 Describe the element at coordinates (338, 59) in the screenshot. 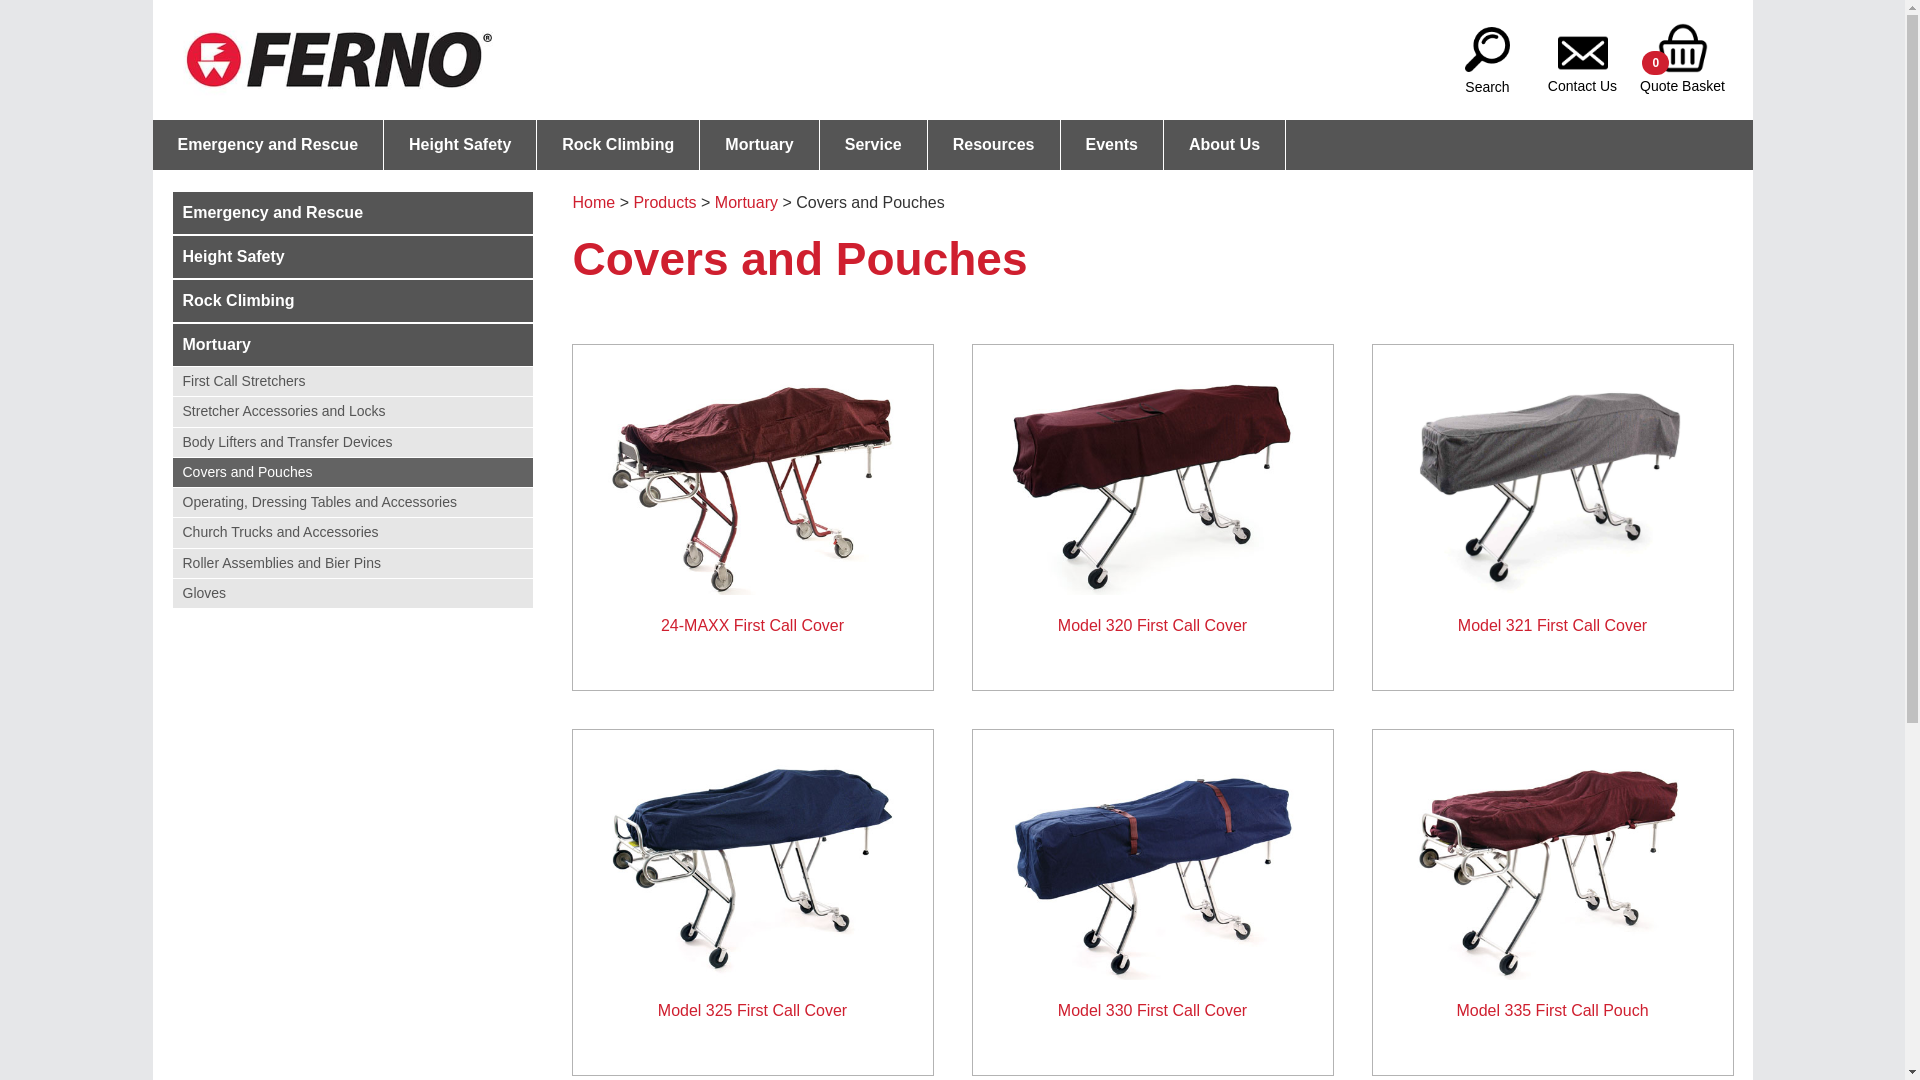

I see `'Ferno'` at that location.